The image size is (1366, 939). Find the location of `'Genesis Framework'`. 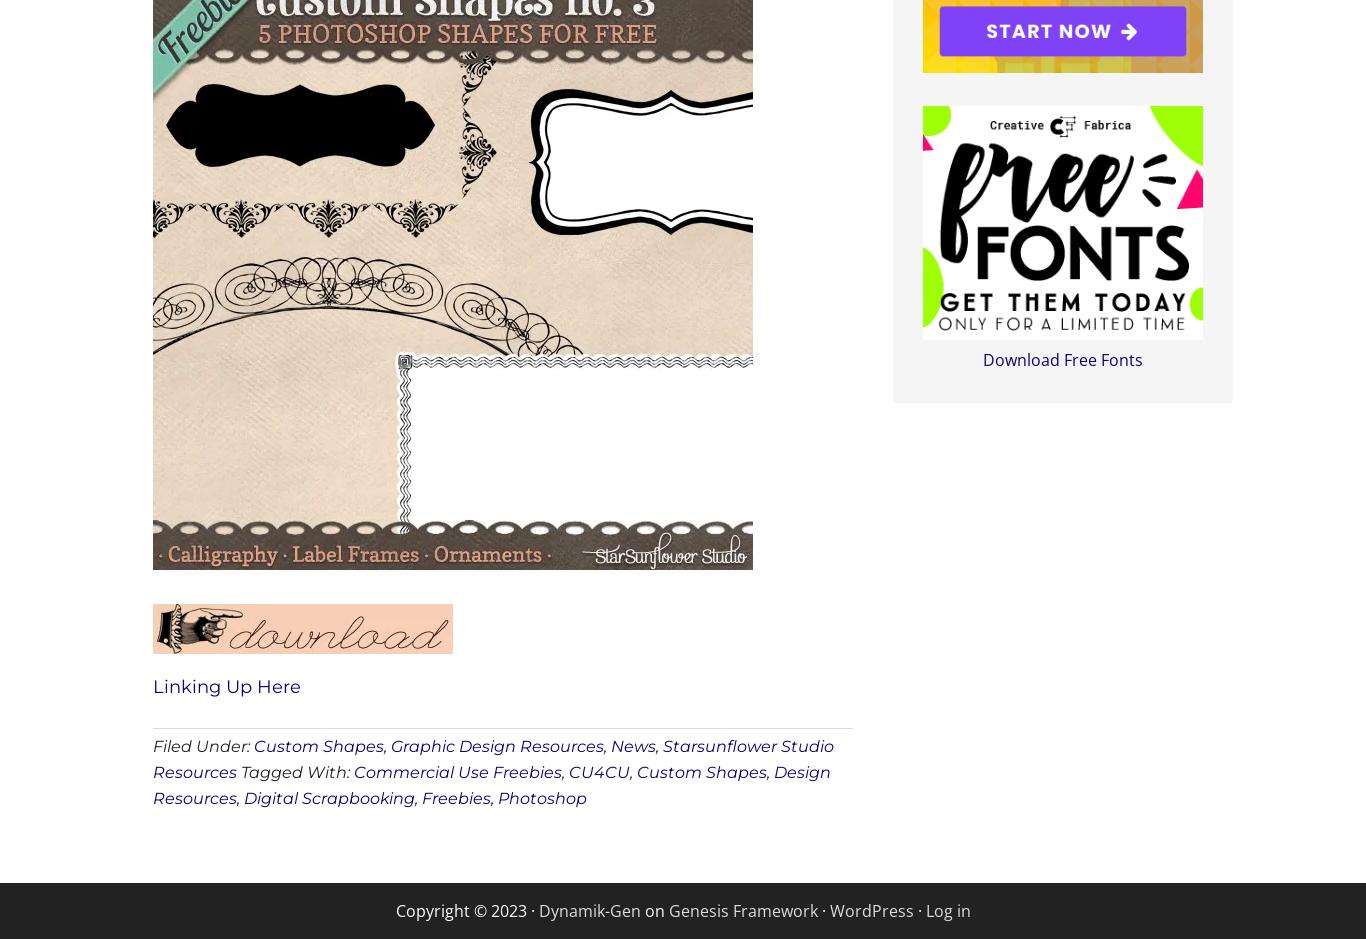

'Genesis Framework' is located at coordinates (742, 908).